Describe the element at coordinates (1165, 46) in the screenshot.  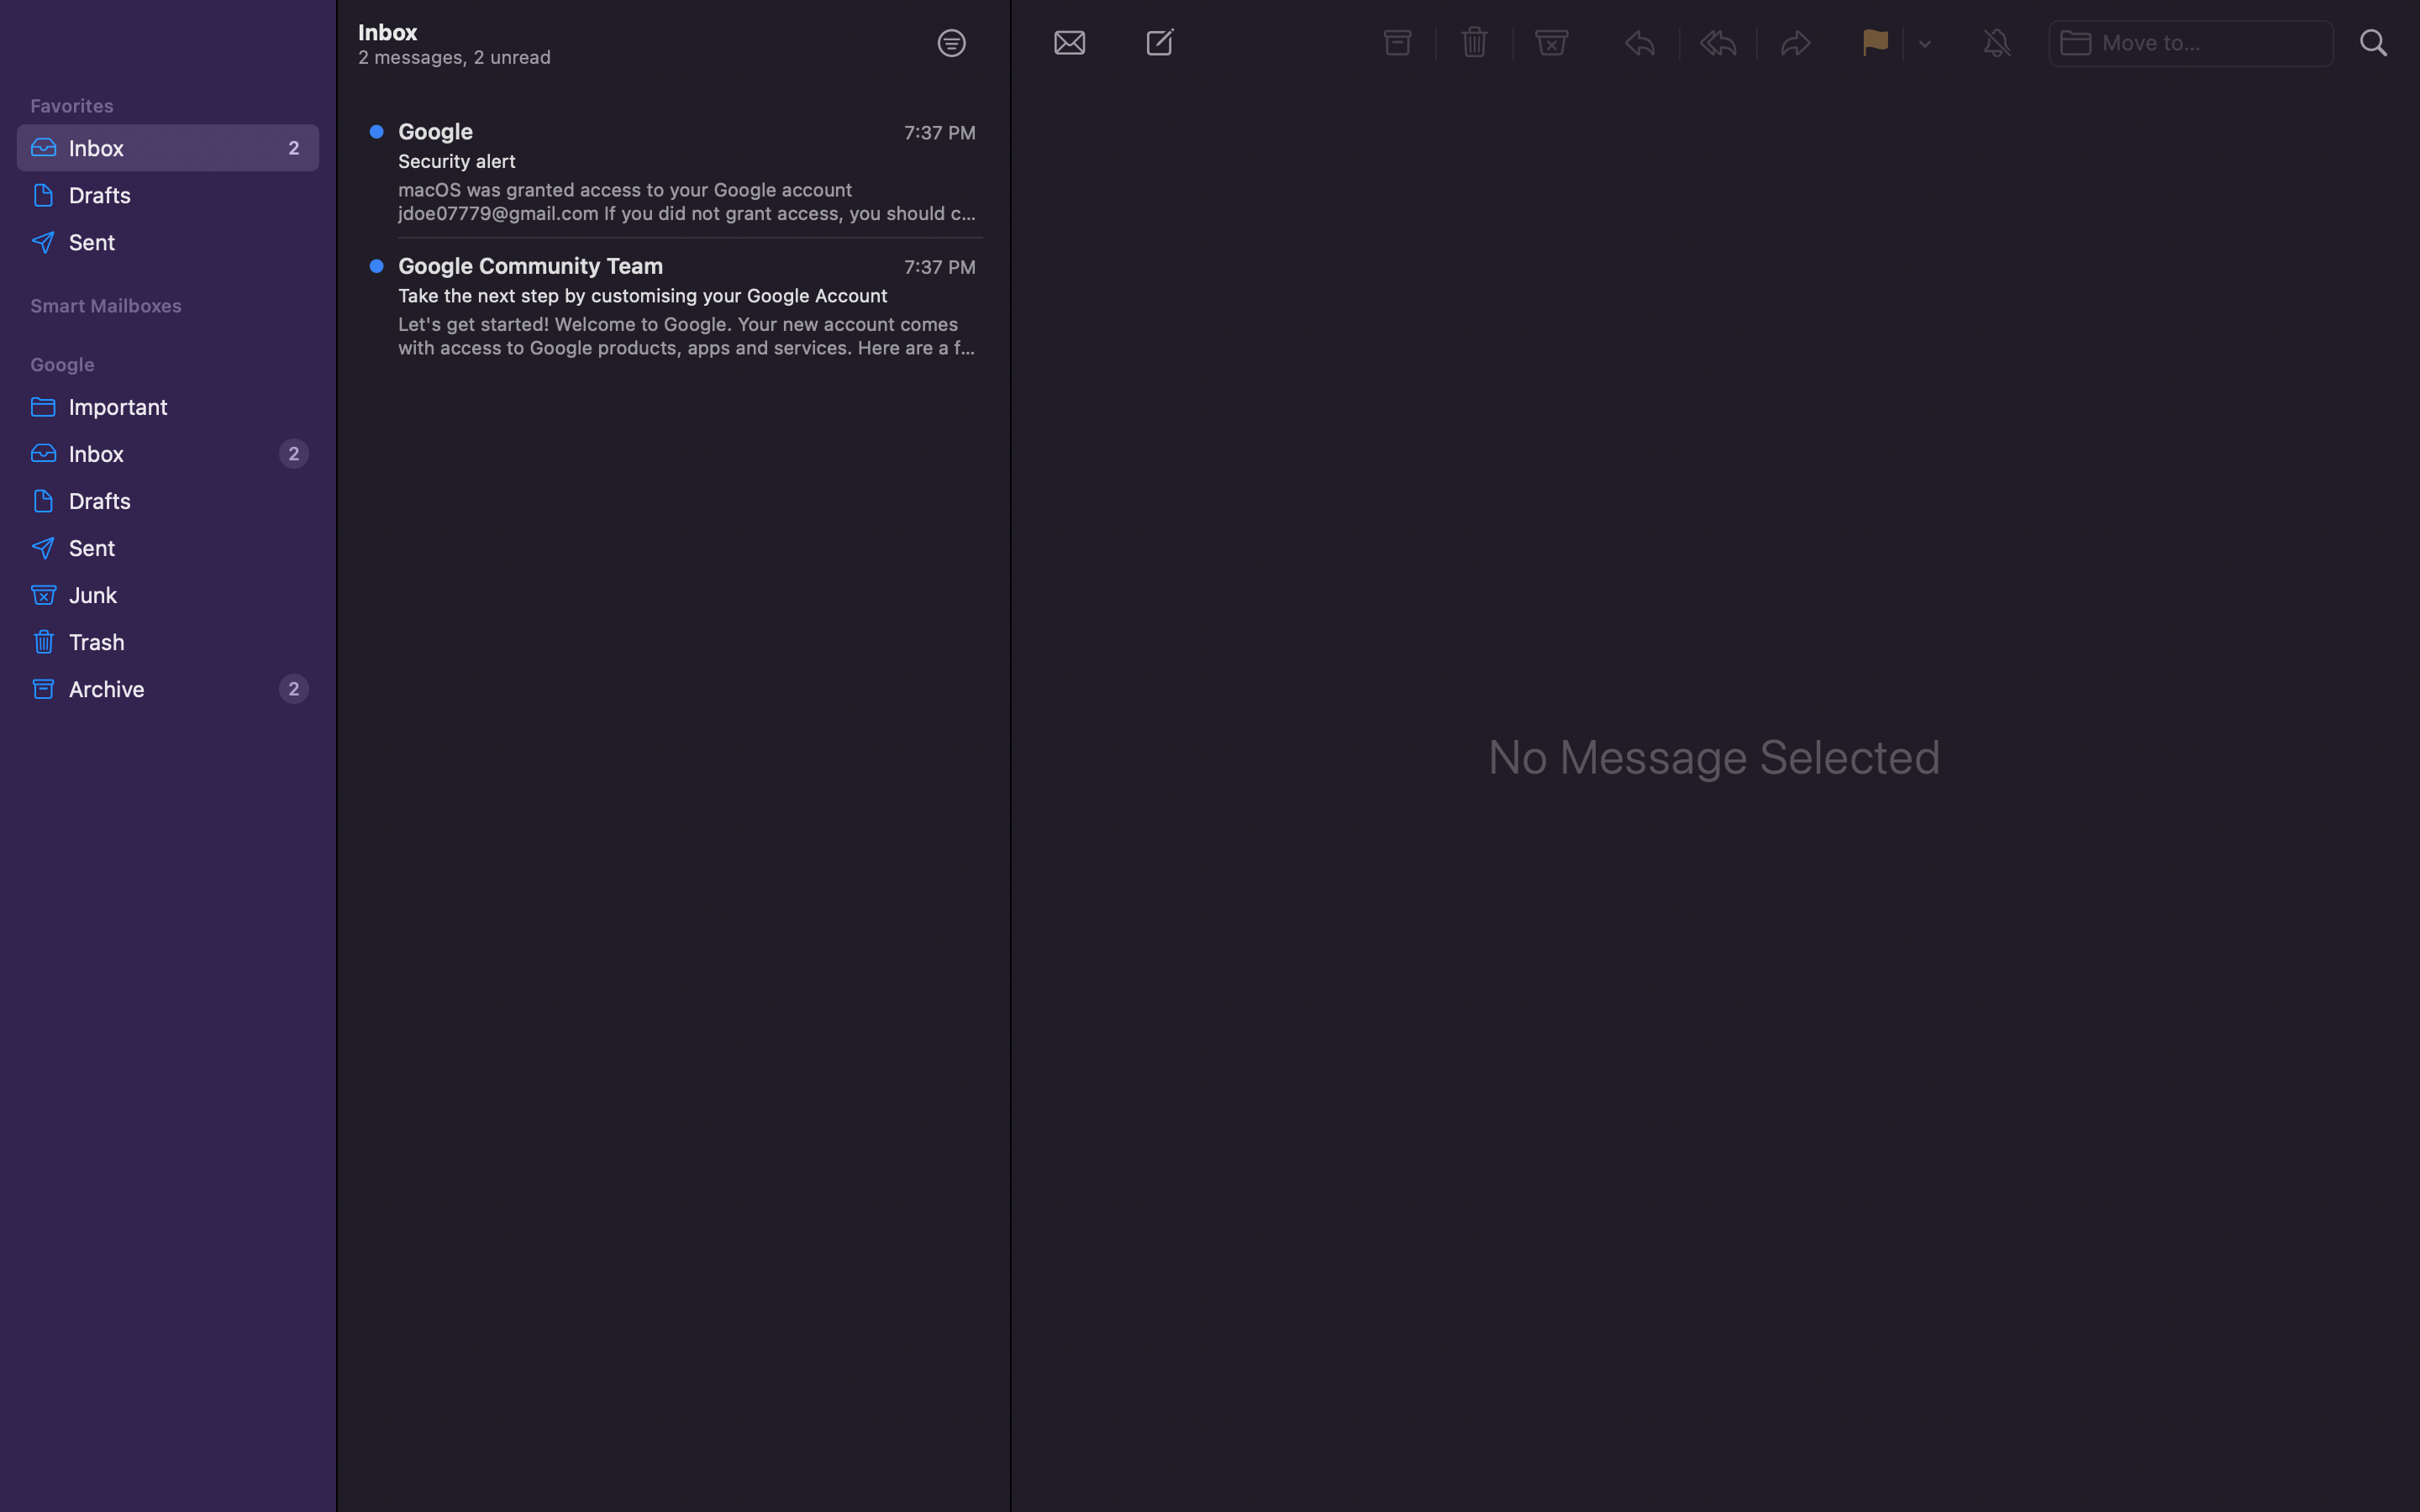
I see `the choice to generate a new mail` at that location.